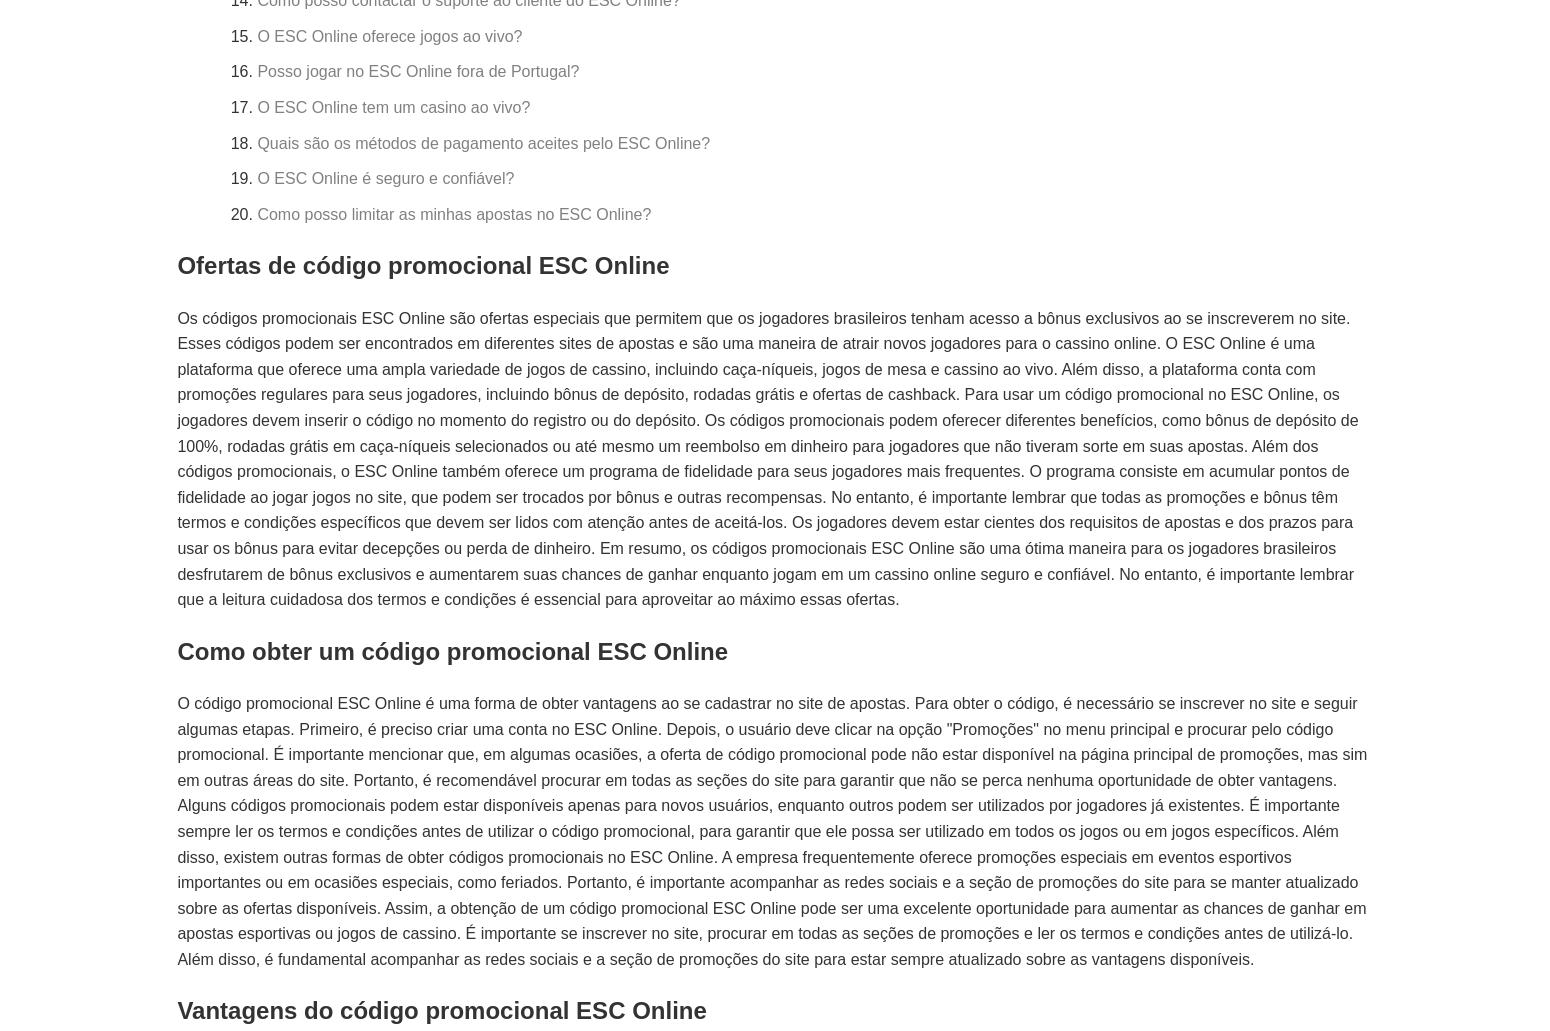 The width and height of the screenshot is (1550, 1031). What do you see at coordinates (441, 1009) in the screenshot?
I see `'Vantagens do código promocional ESC Online'` at bounding box center [441, 1009].